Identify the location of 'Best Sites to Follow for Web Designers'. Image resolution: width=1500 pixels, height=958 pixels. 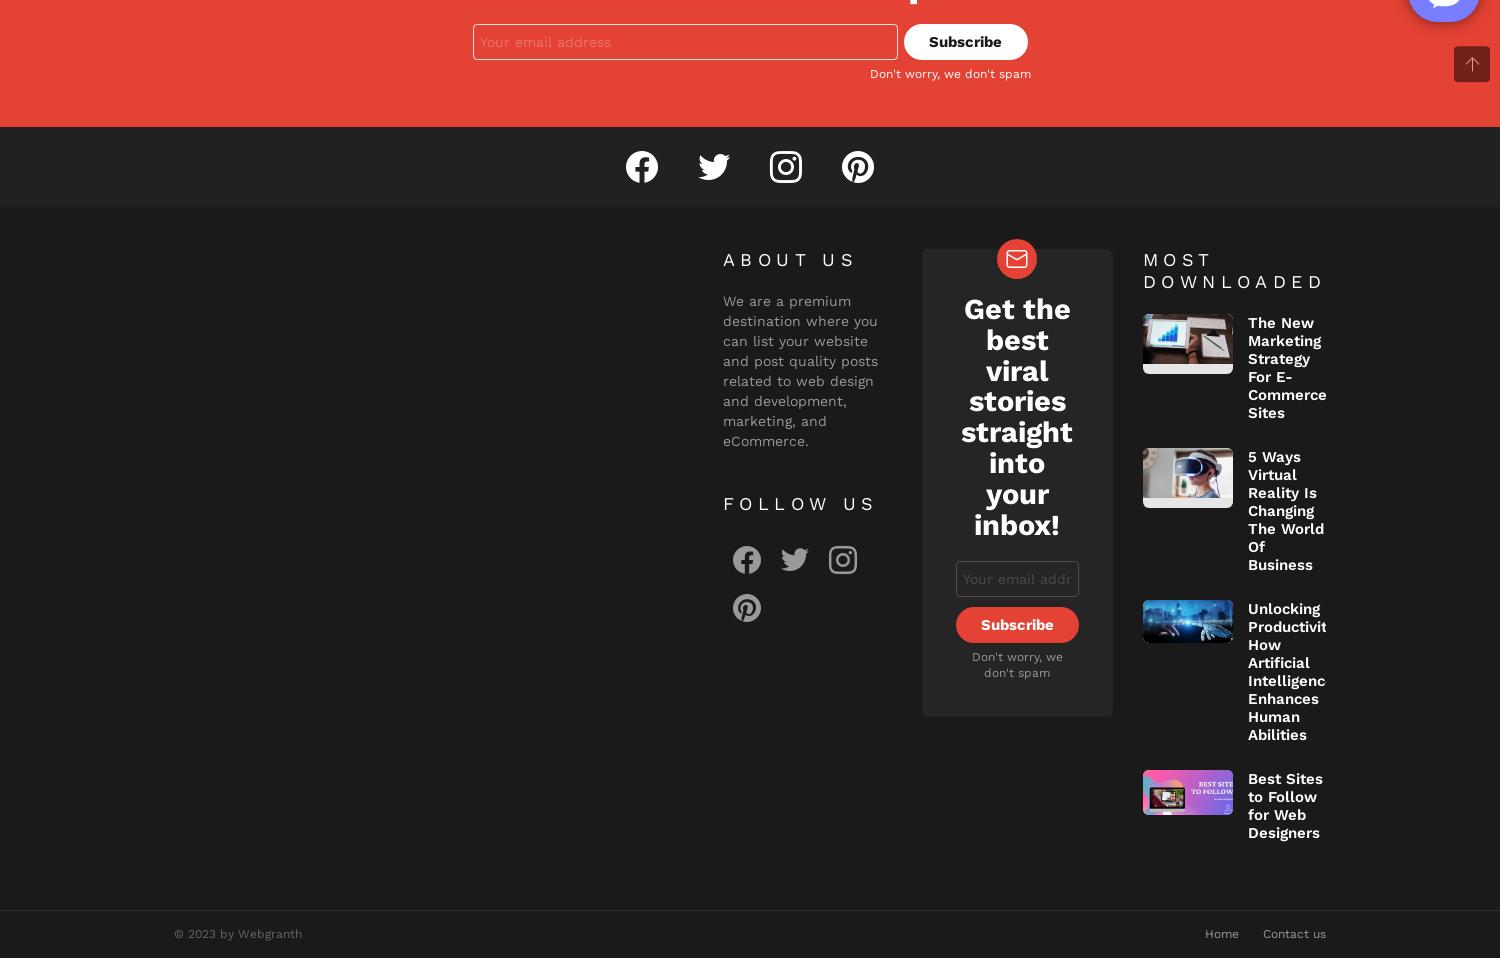
(1285, 804).